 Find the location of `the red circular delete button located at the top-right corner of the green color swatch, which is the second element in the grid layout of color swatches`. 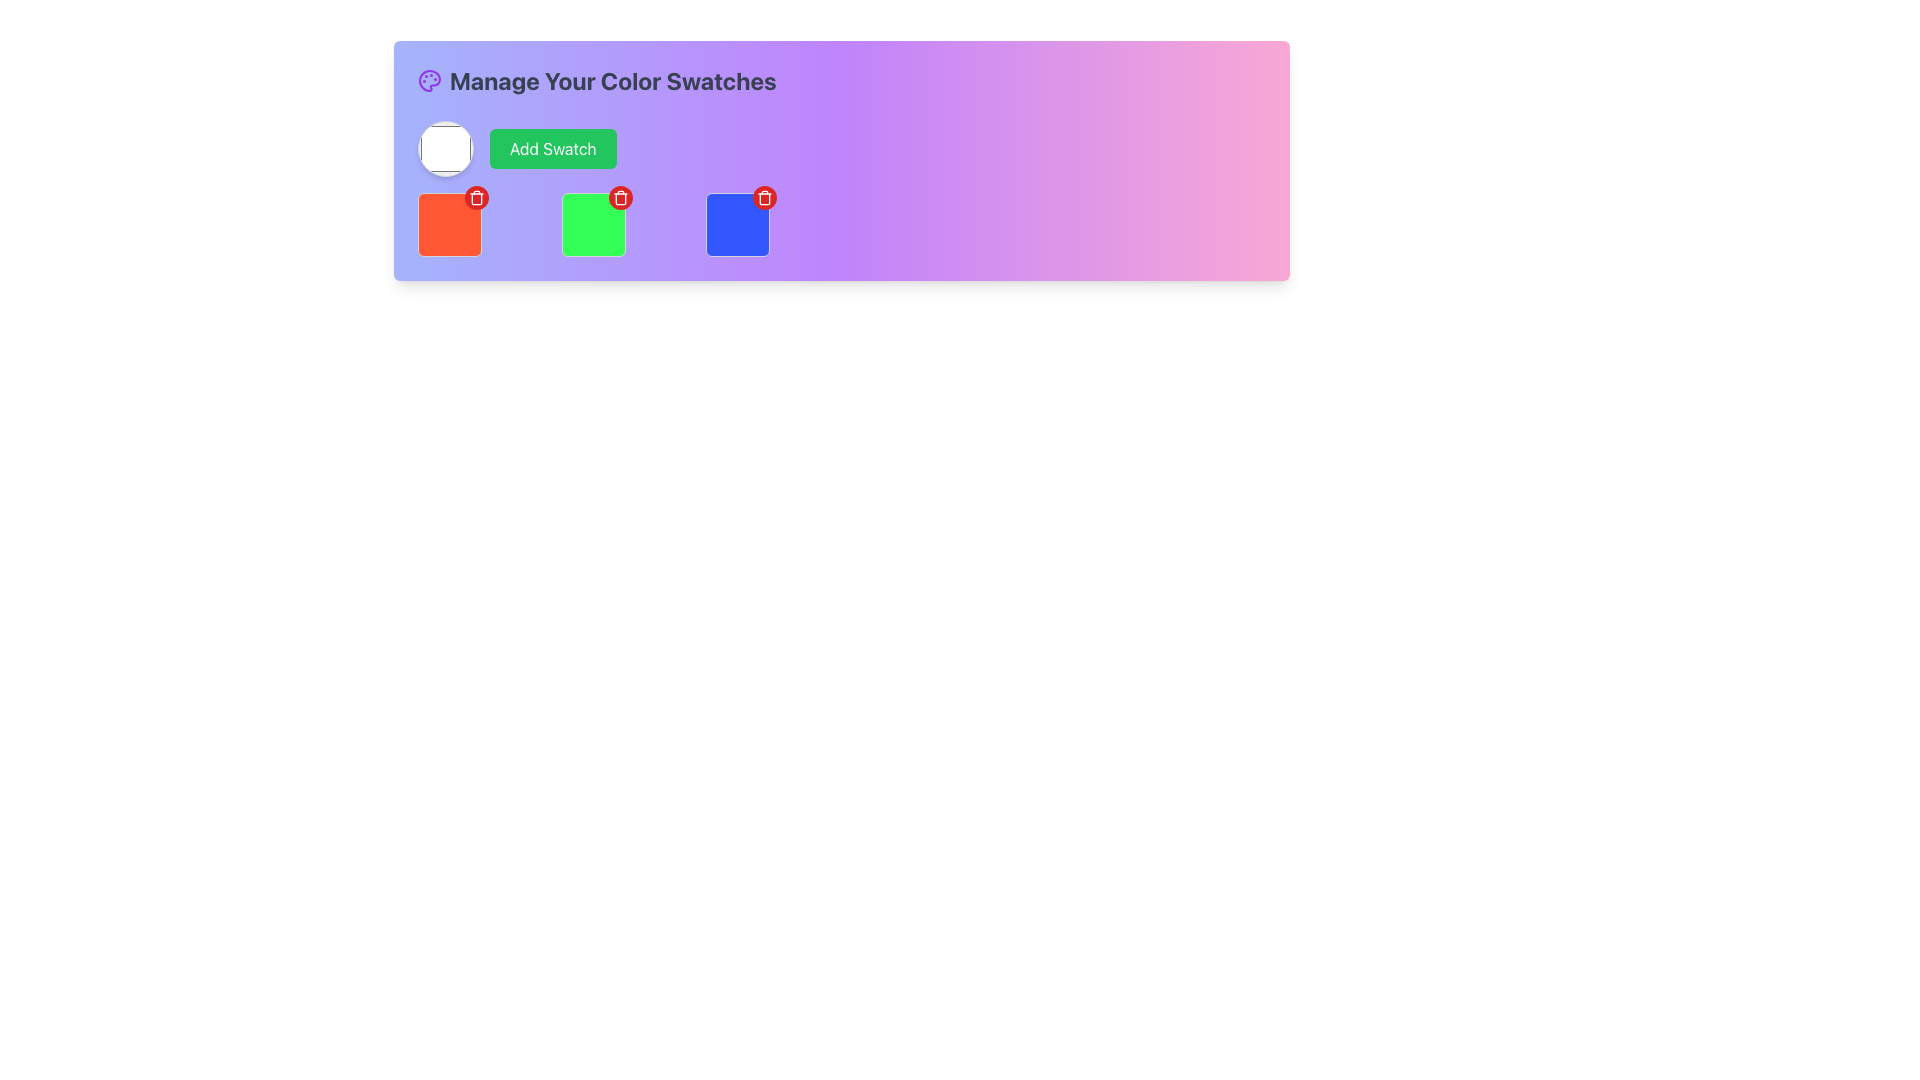

the red circular delete button located at the top-right corner of the green color swatch, which is the second element in the grid layout of color swatches is located at coordinates (593, 224).